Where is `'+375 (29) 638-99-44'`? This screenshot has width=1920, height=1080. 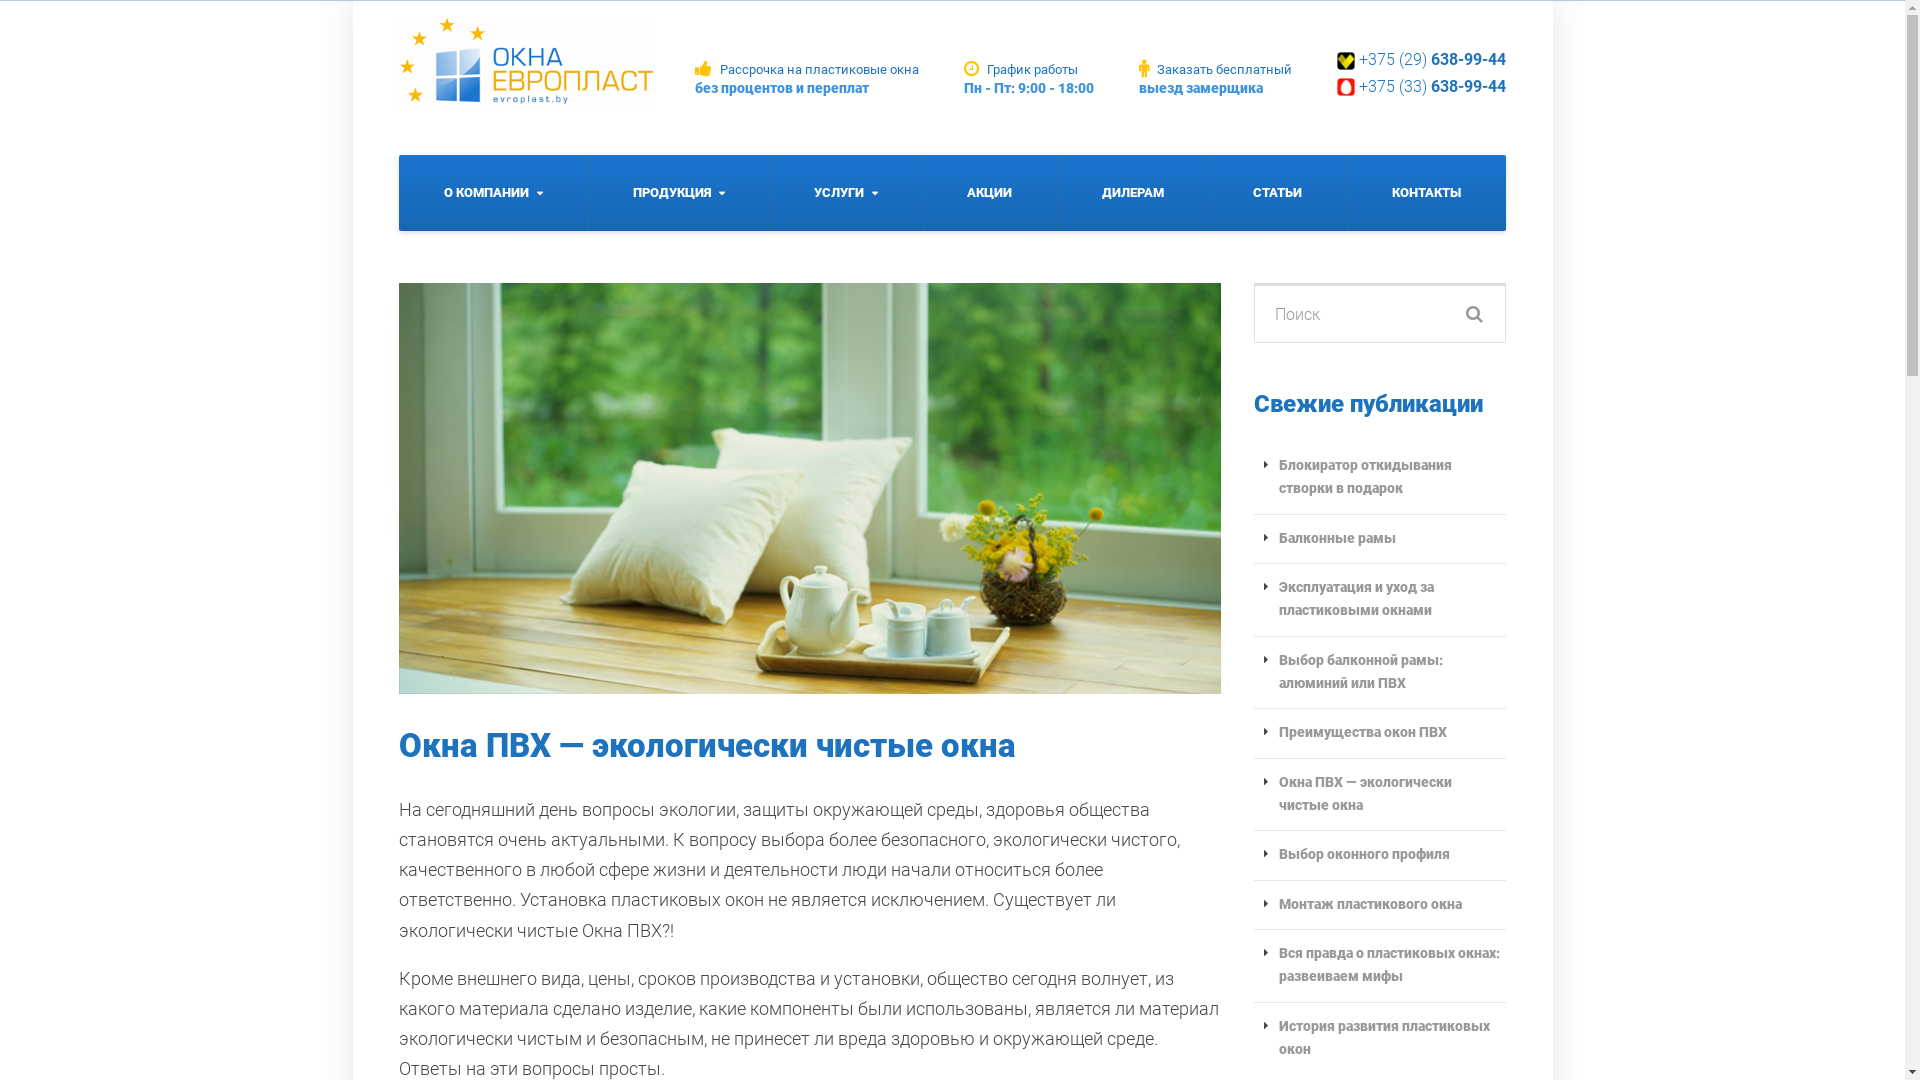 '+375 (29) 638-99-44' is located at coordinates (1431, 58).